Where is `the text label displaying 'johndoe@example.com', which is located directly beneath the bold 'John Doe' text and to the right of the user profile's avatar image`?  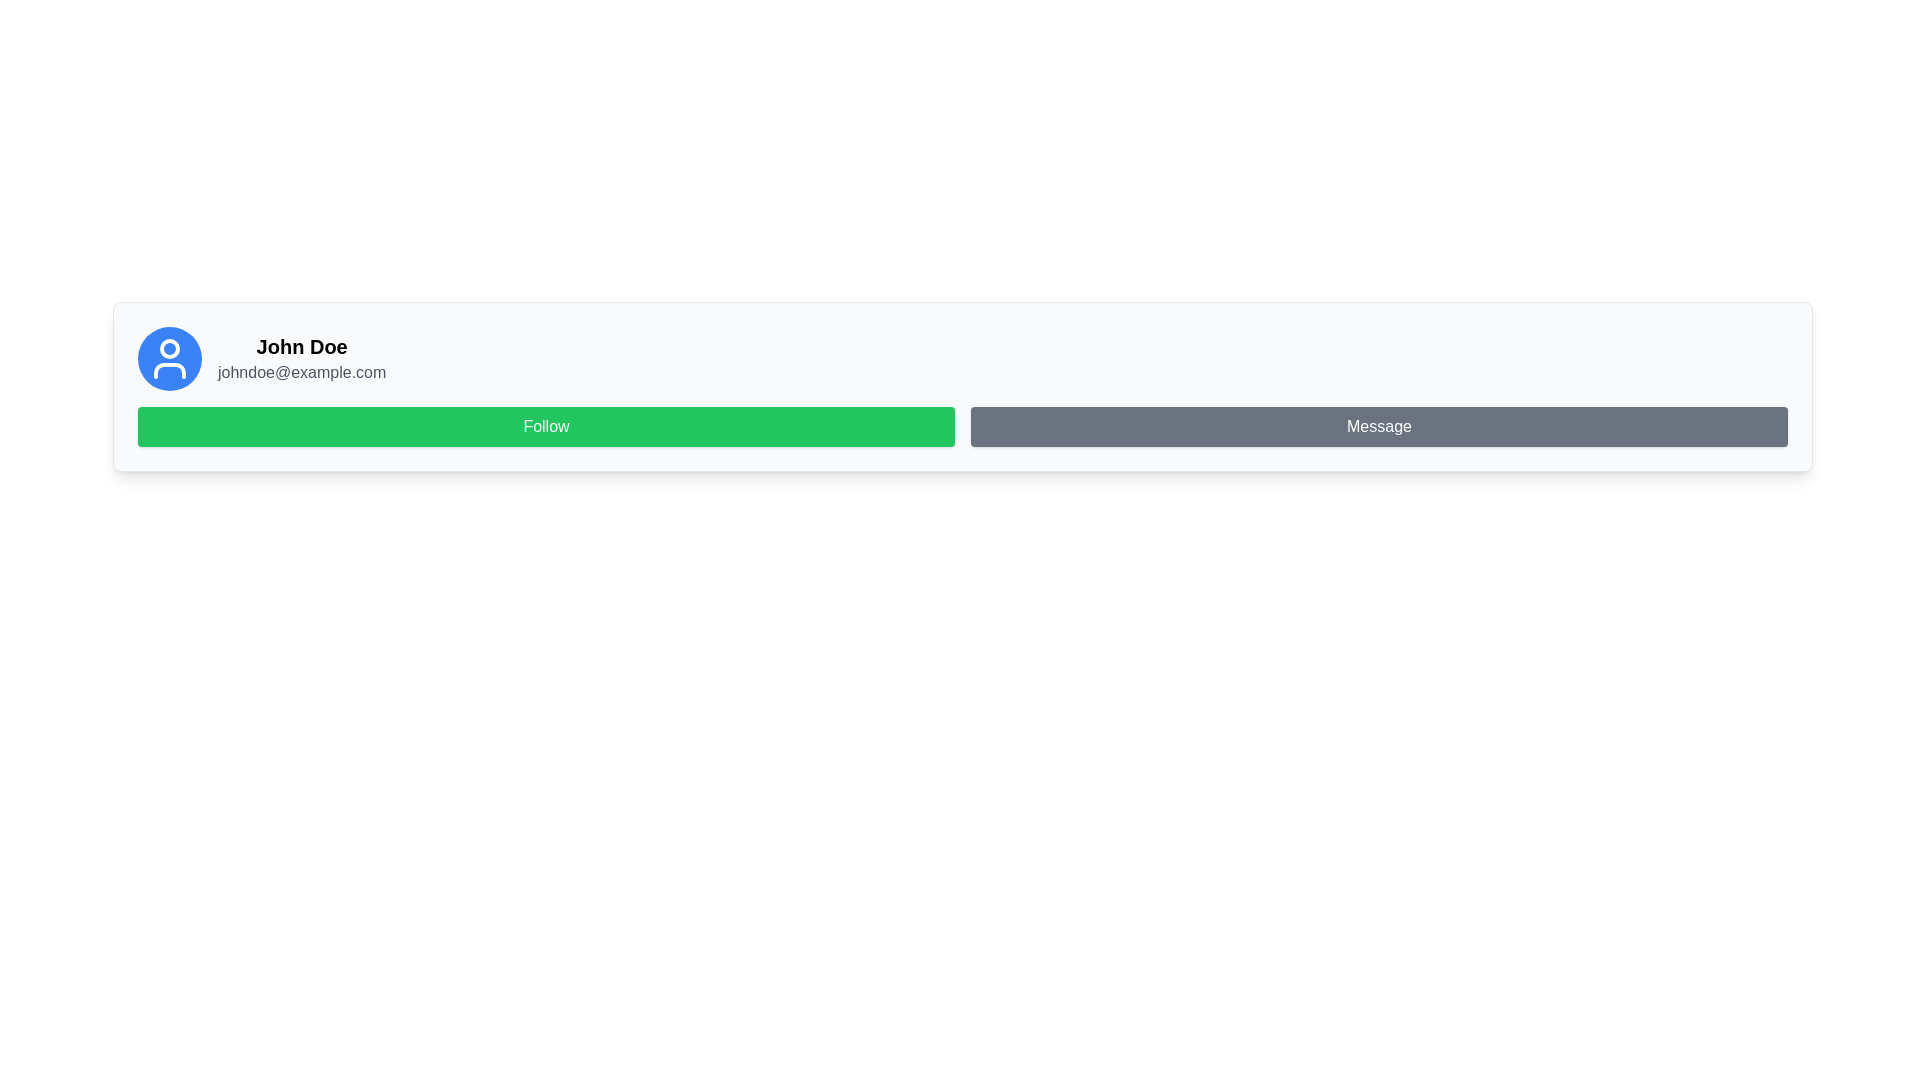
the text label displaying 'johndoe@example.com', which is located directly beneath the bold 'John Doe' text and to the right of the user profile's avatar image is located at coordinates (301, 373).